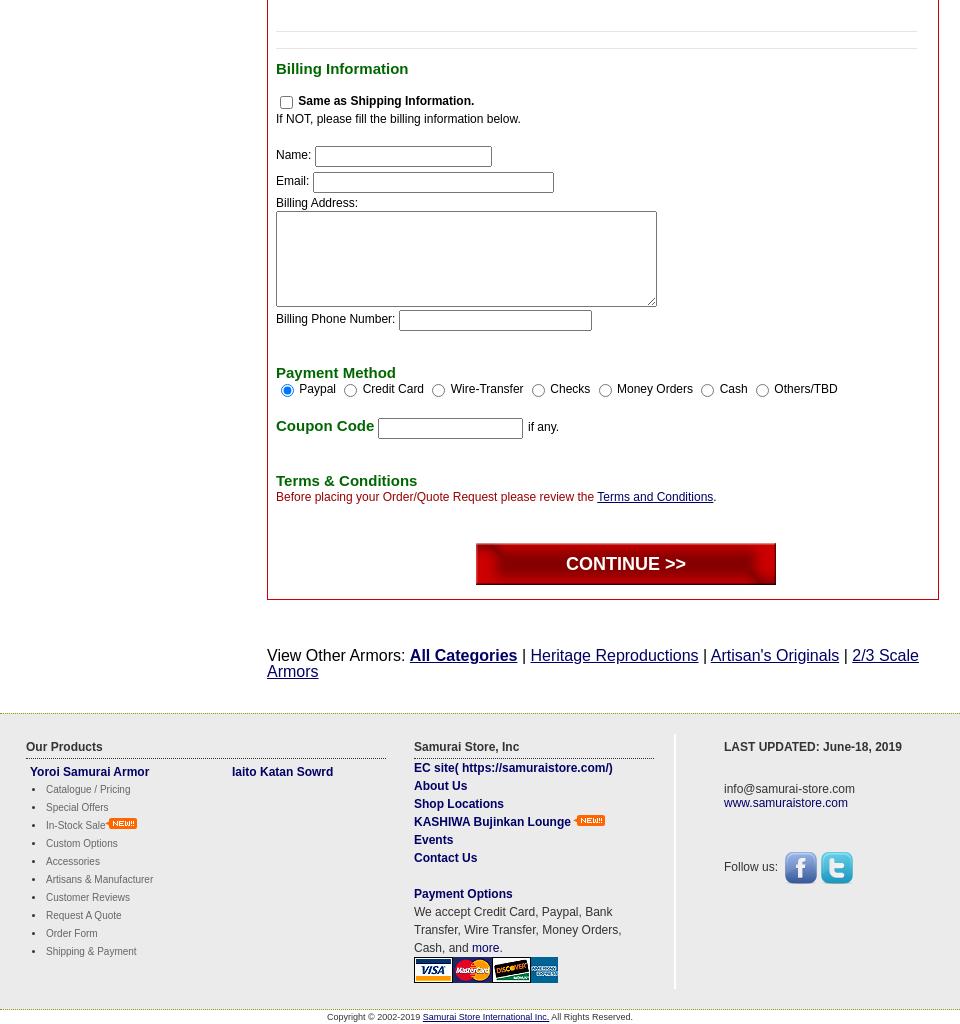 The height and width of the screenshot is (1024, 960). I want to click on 'Billing 
Phone Number:', so click(336, 316).